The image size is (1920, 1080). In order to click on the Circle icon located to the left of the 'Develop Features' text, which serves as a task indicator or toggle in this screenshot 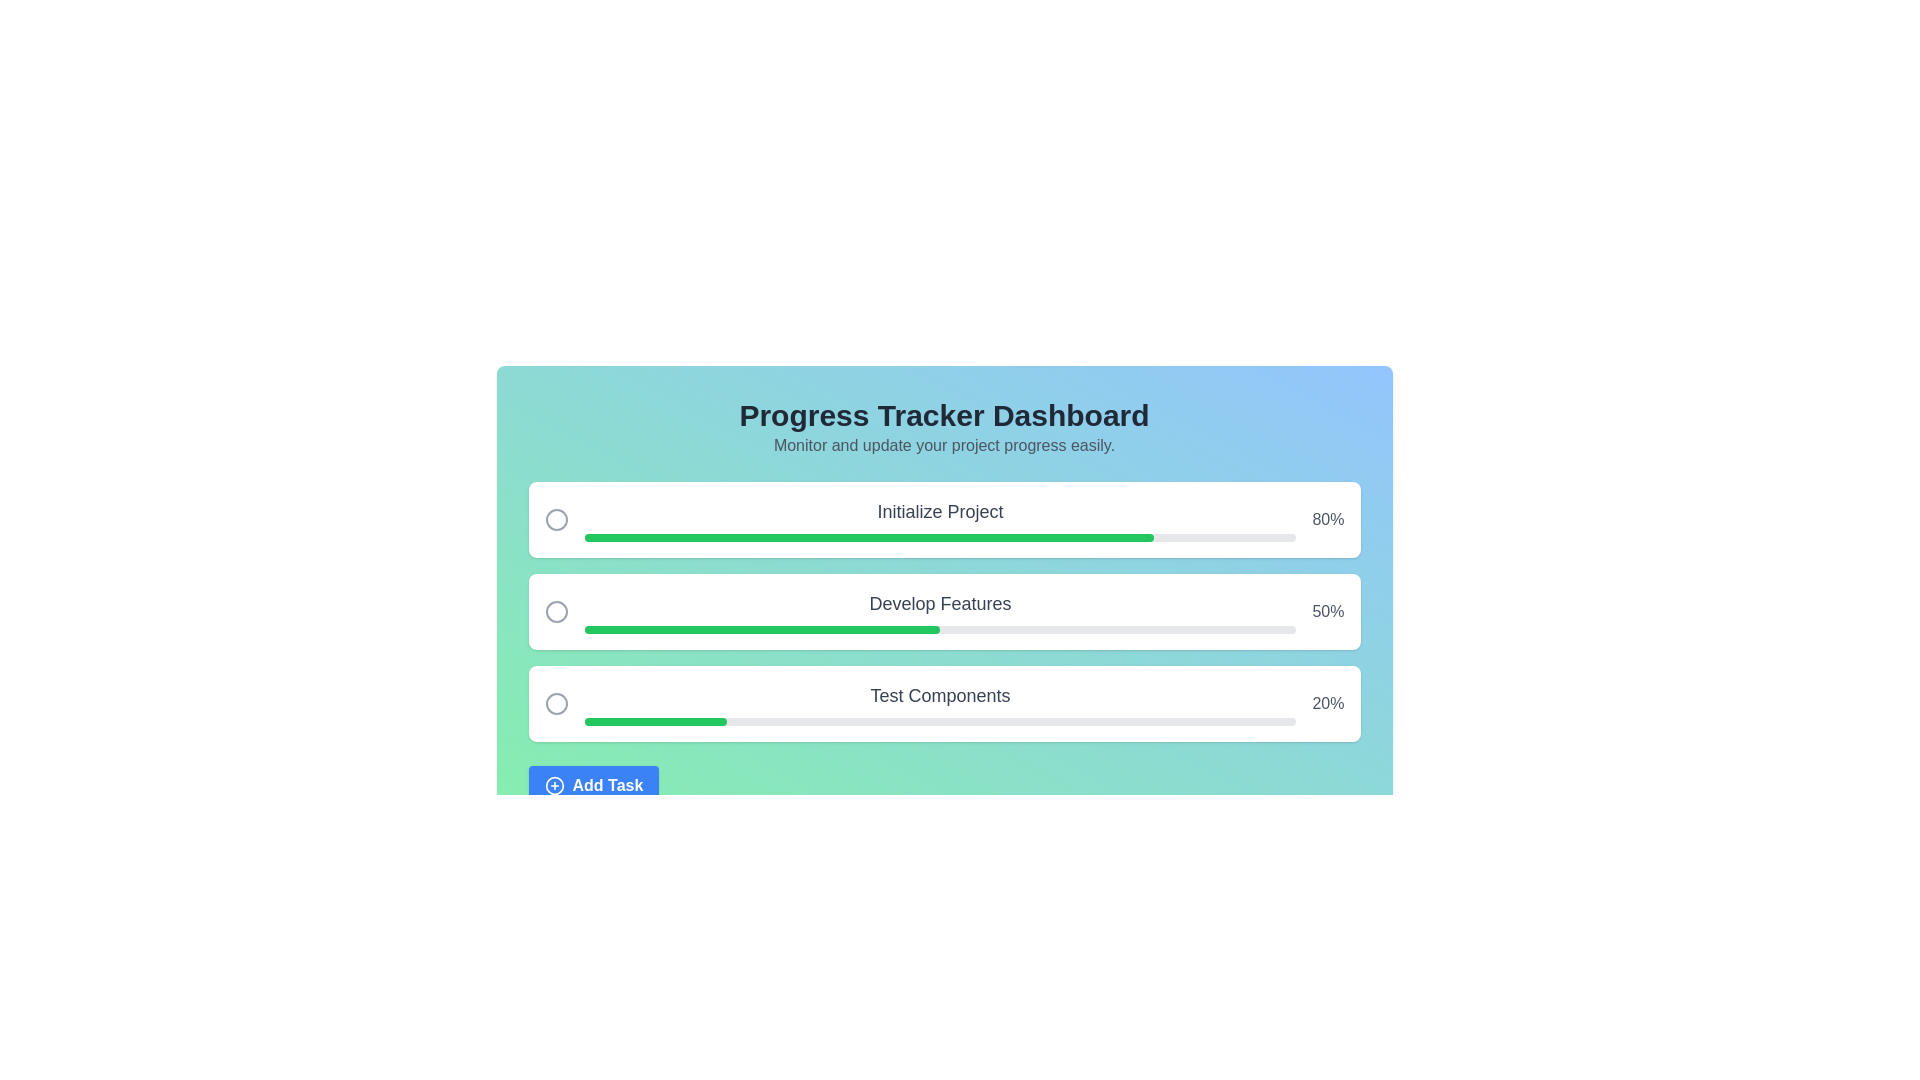, I will do `click(556, 611)`.